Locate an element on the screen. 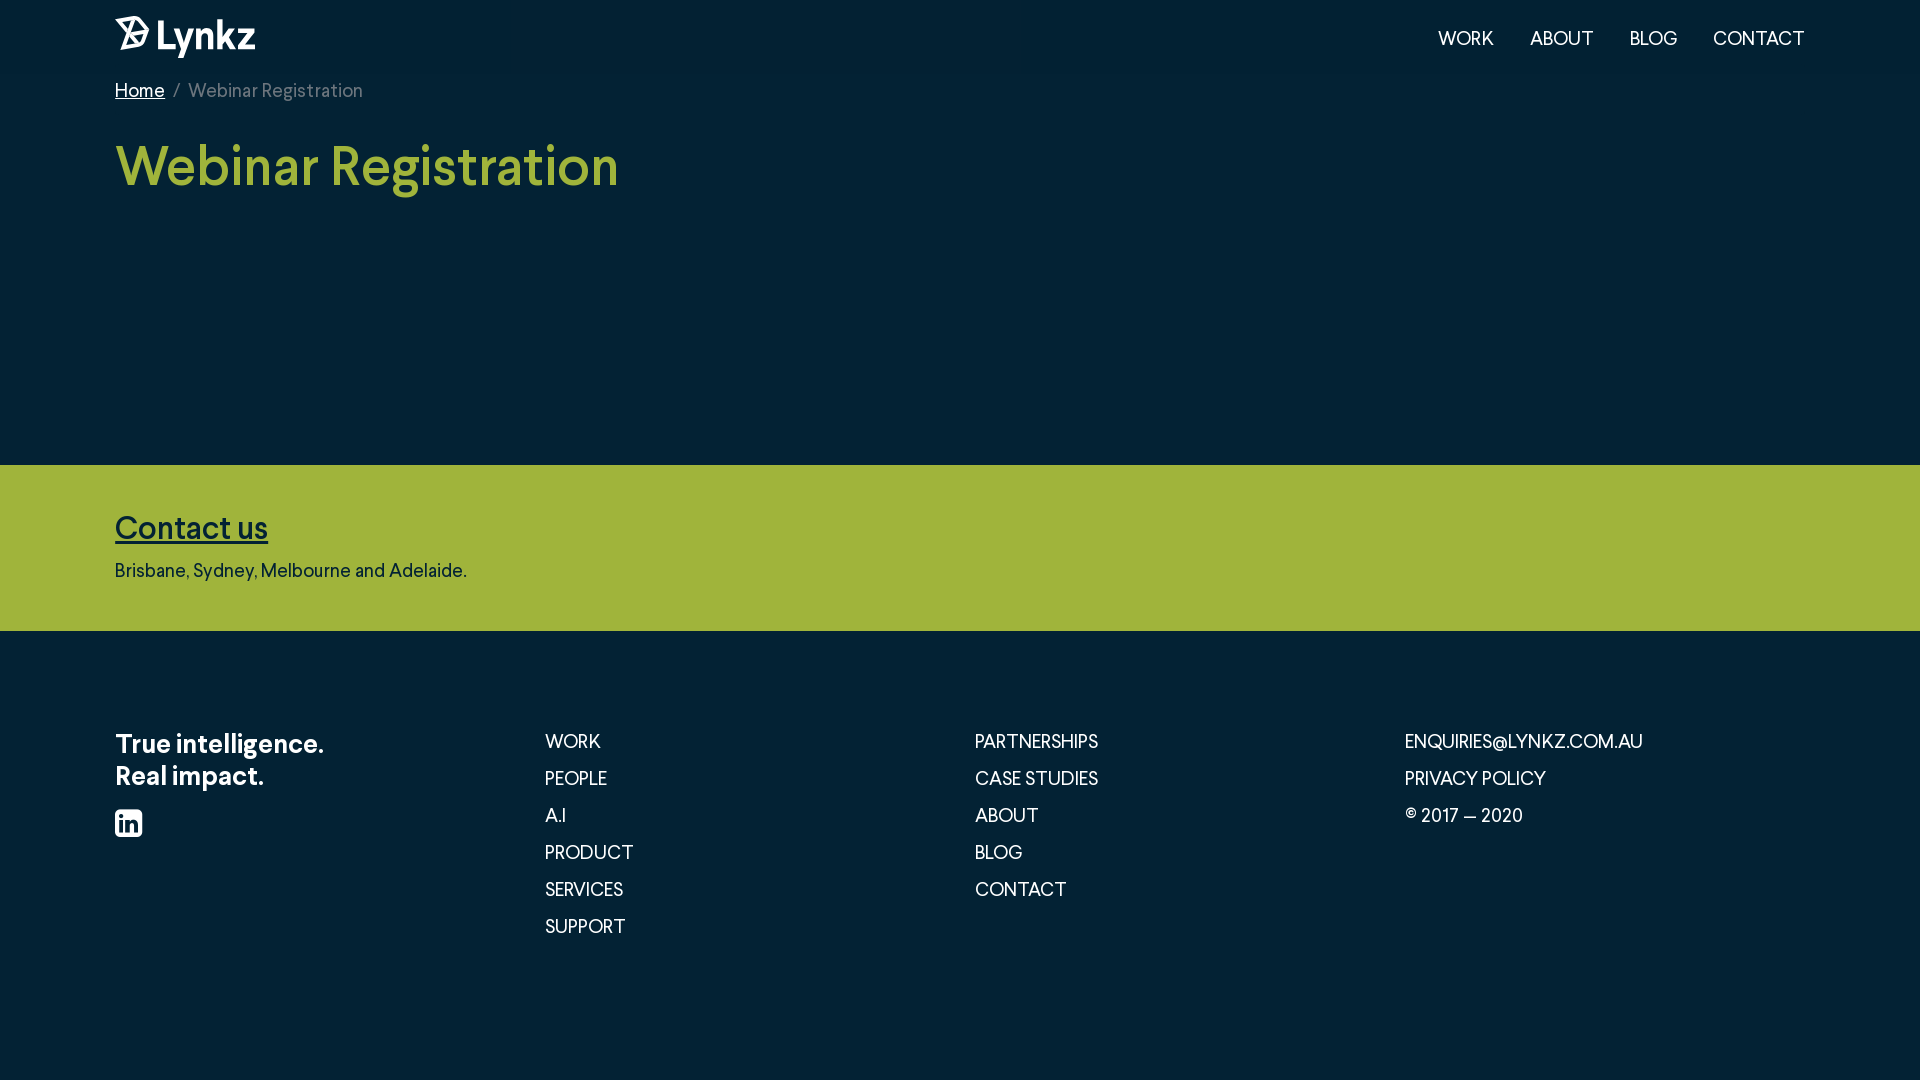 The image size is (1920, 1080). 'A.I' is located at coordinates (555, 814).